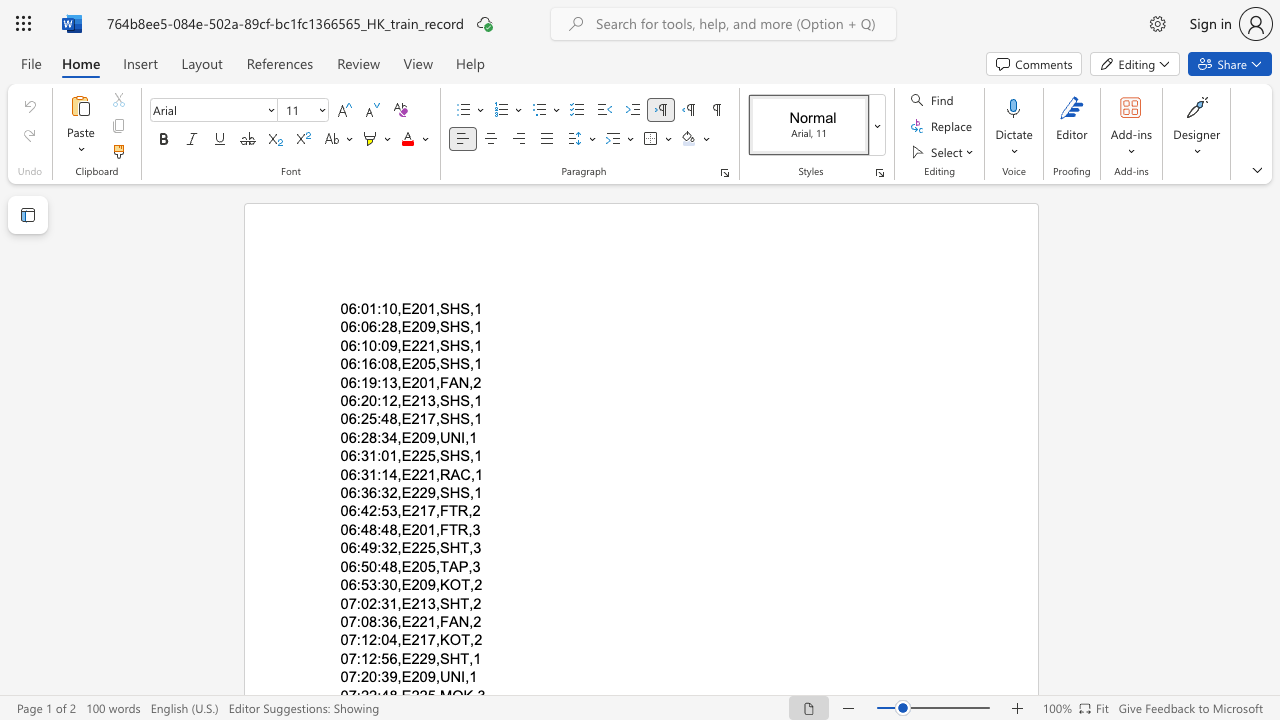 Image resolution: width=1280 pixels, height=720 pixels. I want to click on the subset text "20" within the text "07:20:39,E209,UNI,1", so click(410, 676).